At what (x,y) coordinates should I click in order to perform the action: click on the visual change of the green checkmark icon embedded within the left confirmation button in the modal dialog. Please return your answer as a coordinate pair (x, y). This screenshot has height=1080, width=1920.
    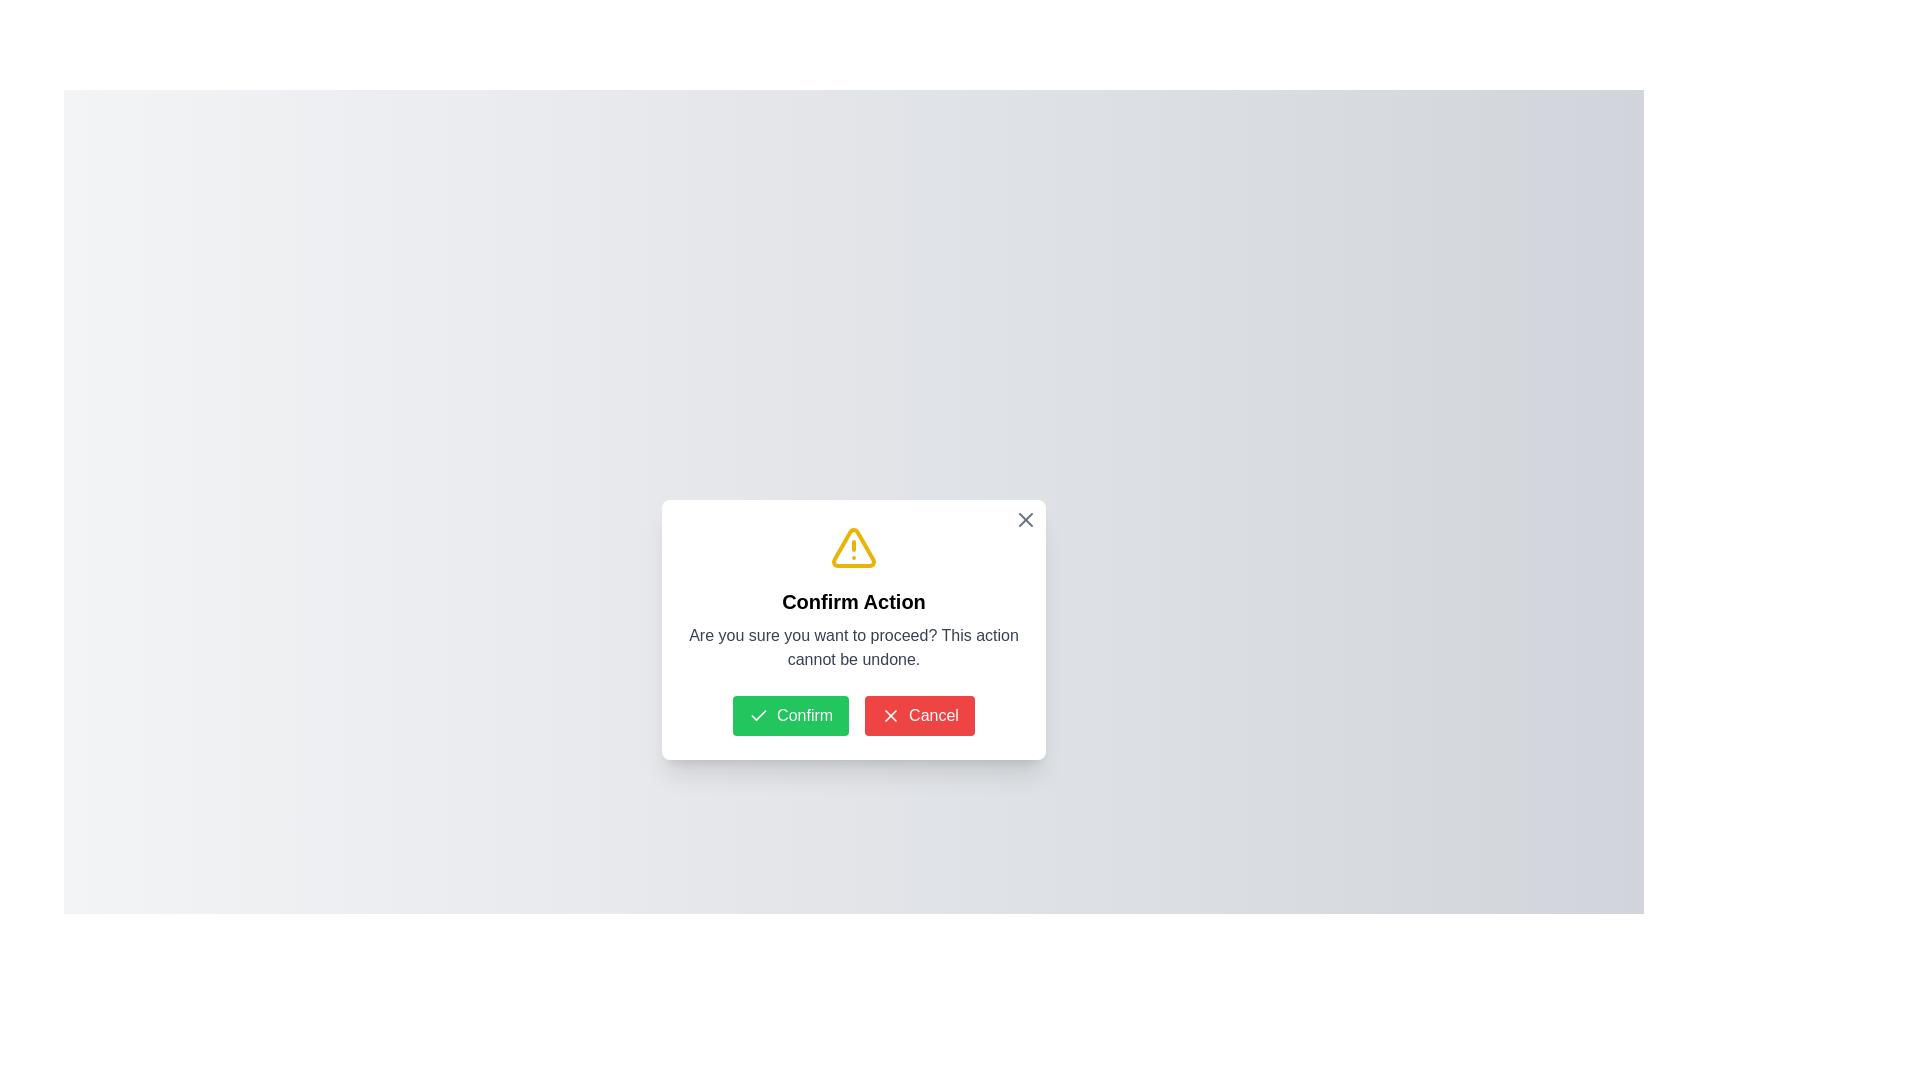
    Looking at the image, I should click on (758, 714).